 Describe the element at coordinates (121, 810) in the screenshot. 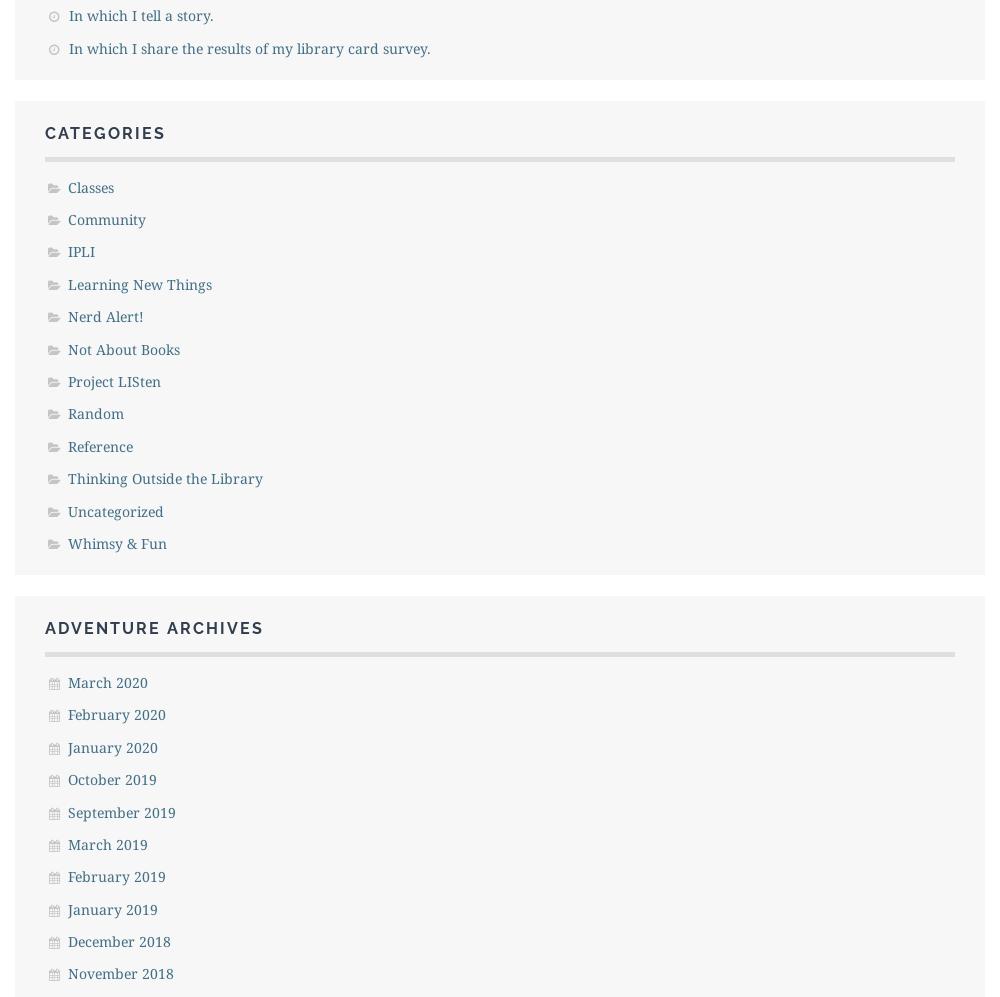

I see `'September 2019'` at that location.